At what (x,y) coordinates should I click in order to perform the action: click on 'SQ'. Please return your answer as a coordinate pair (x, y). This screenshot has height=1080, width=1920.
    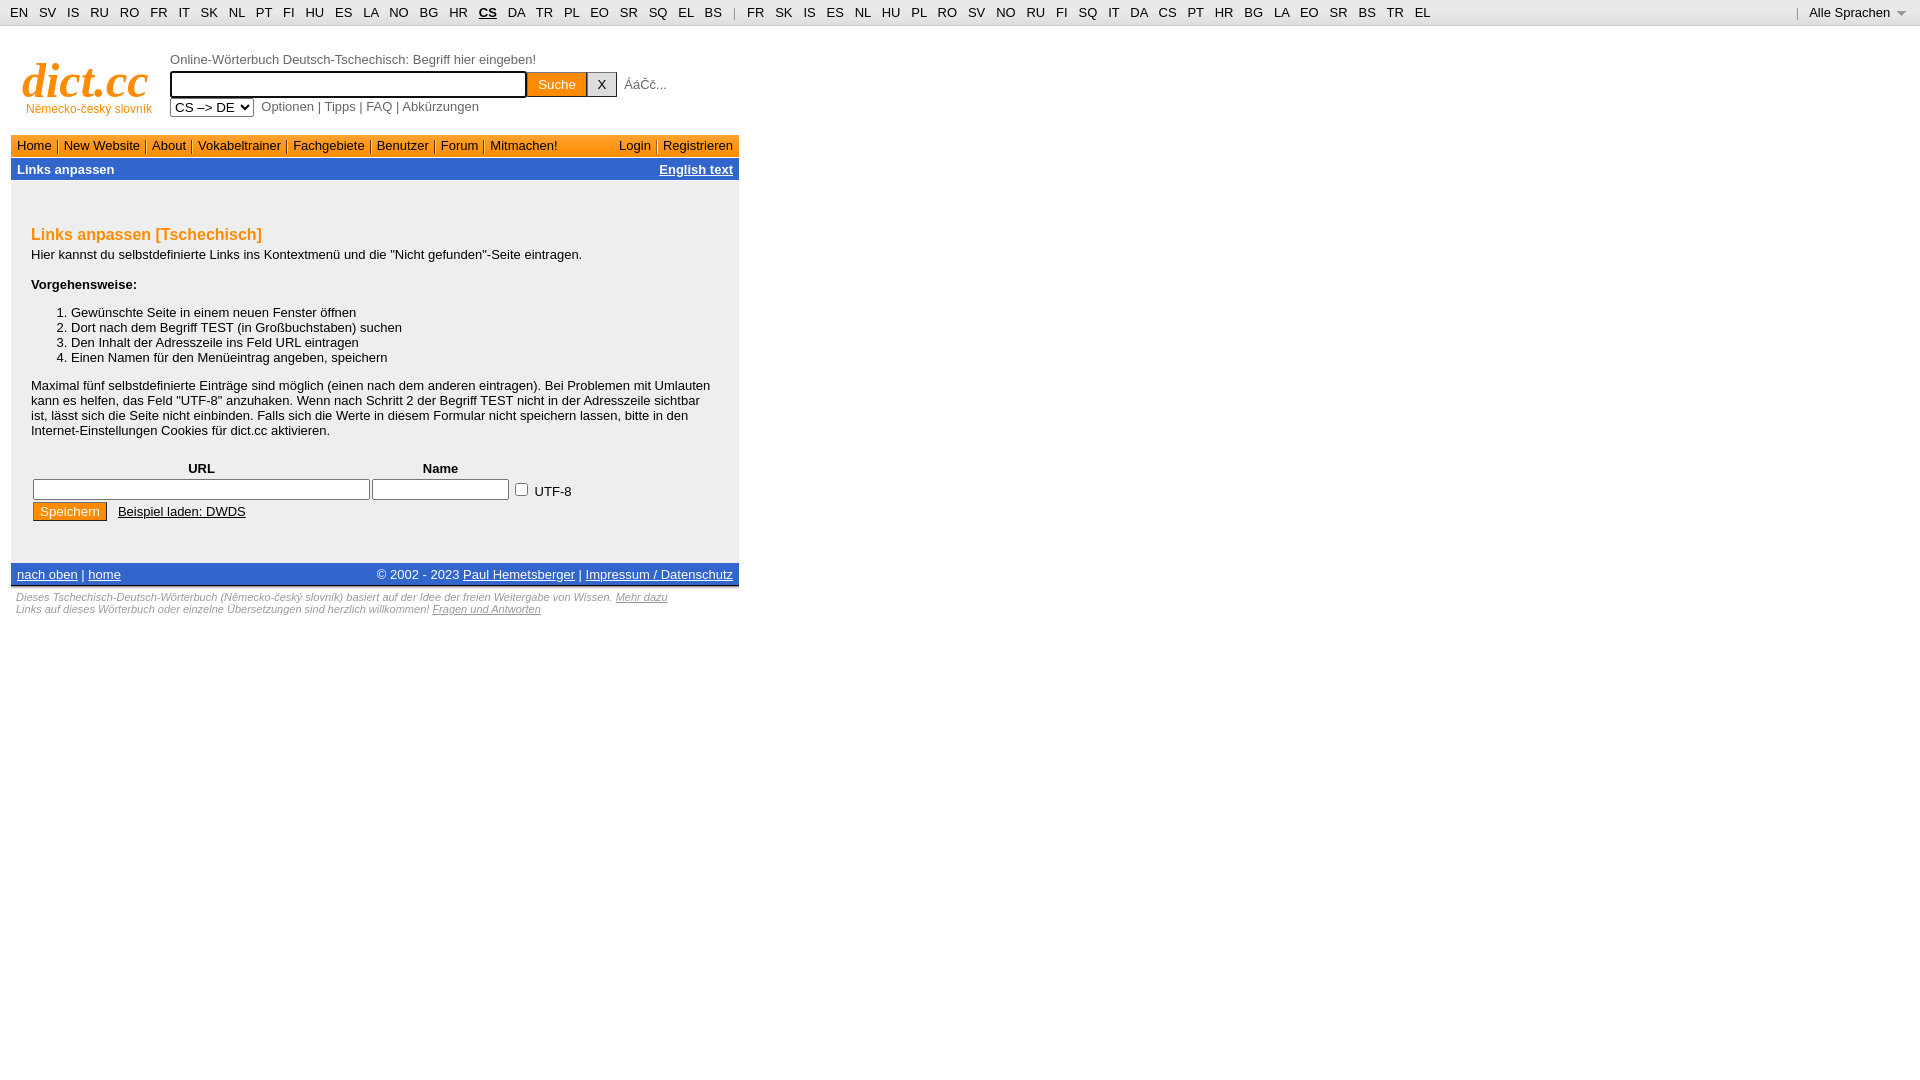
    Looking at the image, I should click on (658, 12).